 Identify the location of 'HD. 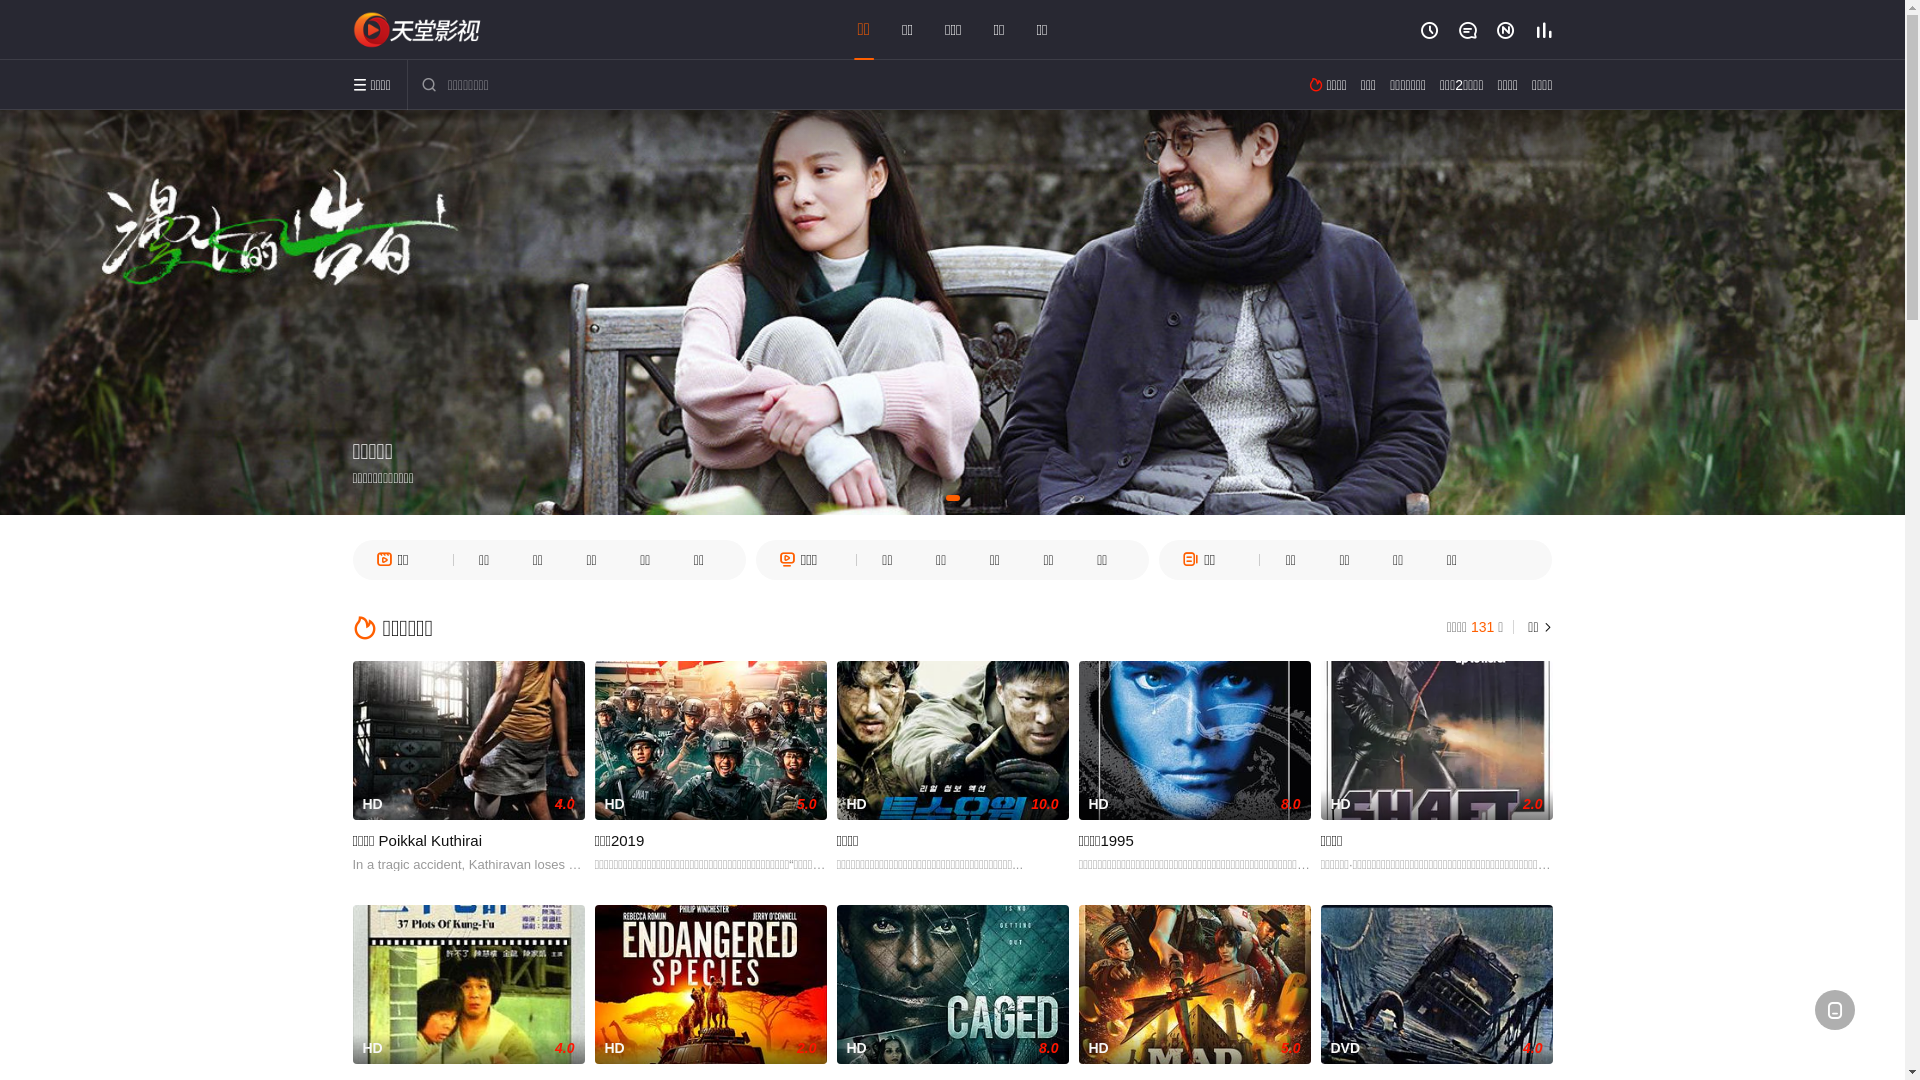
(1320, 740).